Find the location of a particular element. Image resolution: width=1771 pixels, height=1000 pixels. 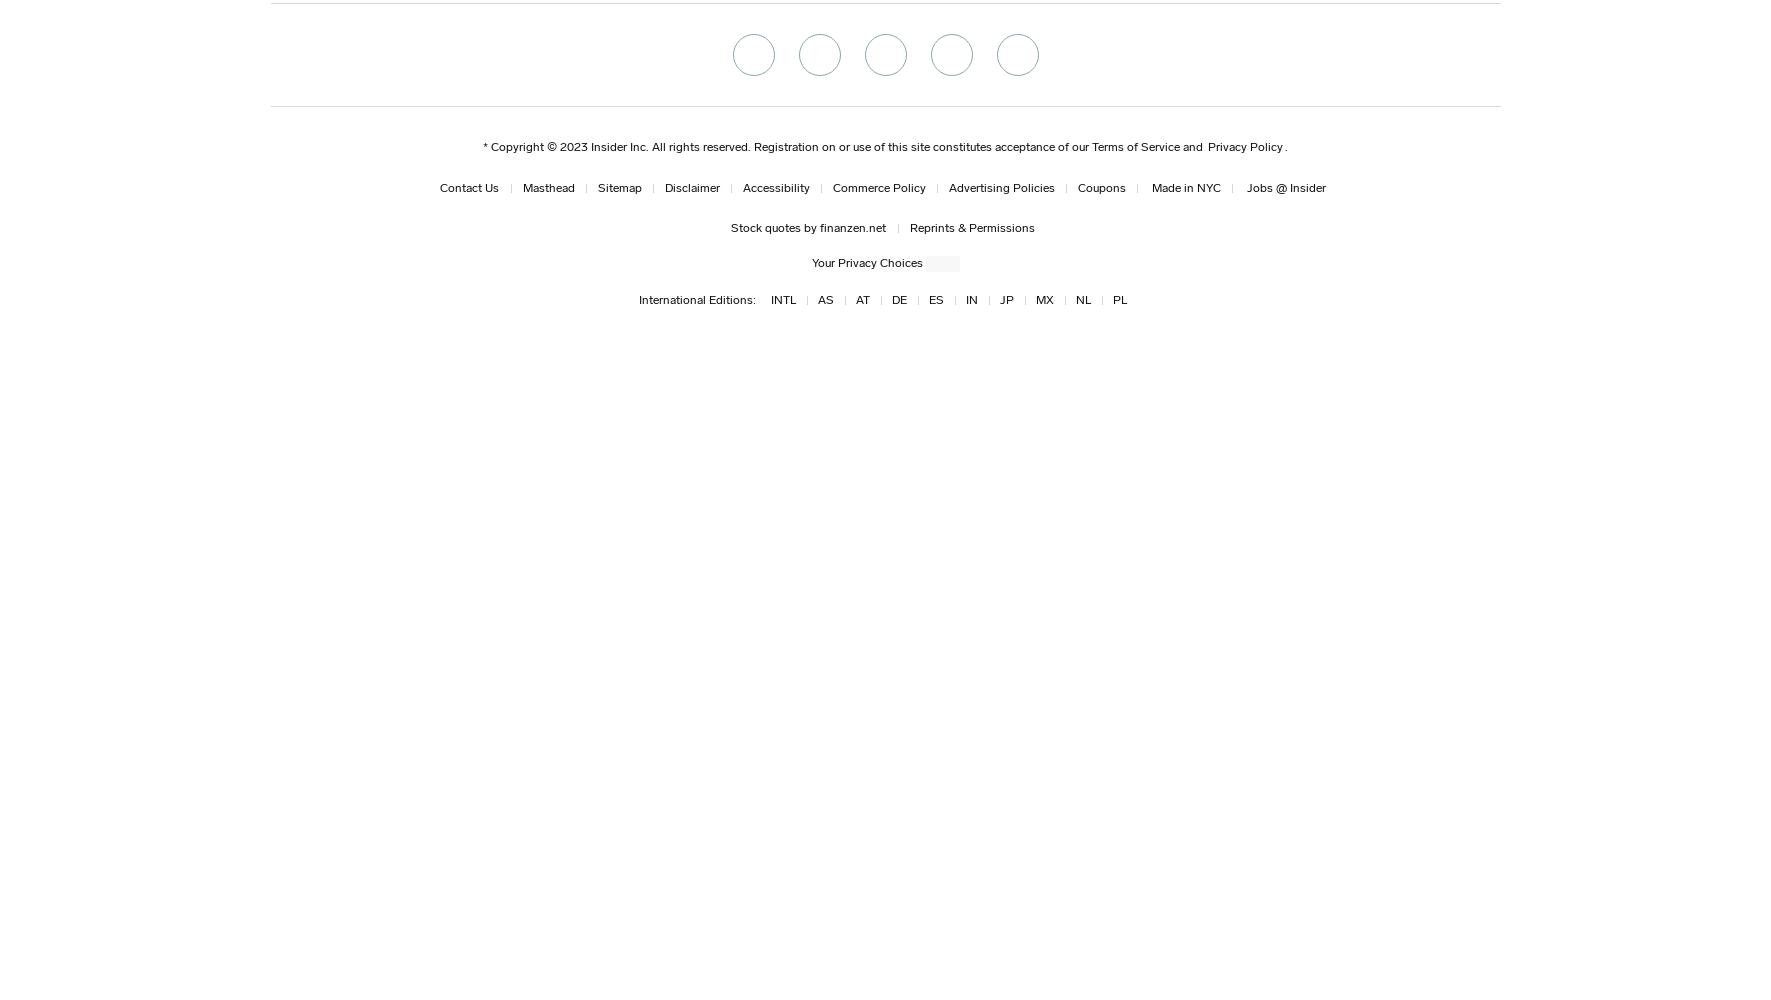

'Next, we see most of the remaining Avengers on the Benatar. Rocket is not wearing the jumpsuit he had on earlier, and the team is not wearing the spacesuits we saw in an earlier trailer. There's also no Hawkeye, Nebula, Ant-Man, or Tony in this shot. Are they somewhere else on the ship or taking care of a different mission? Black Widow has the same short, blond hair she had in "Infinity War." With this trailer and others showing longer, more red hair, does this take place soon after "Infinity War" with other parts of the movie happening much later? It has been pointed out that Tony's hair looks a lot grayer in some shots. Could the team be going to both space and the Quantum Realm? The movie is three hours long, so there's definitely time for both. We get a voiceover of Thanos saying:' is located at coordinates (644, 579).